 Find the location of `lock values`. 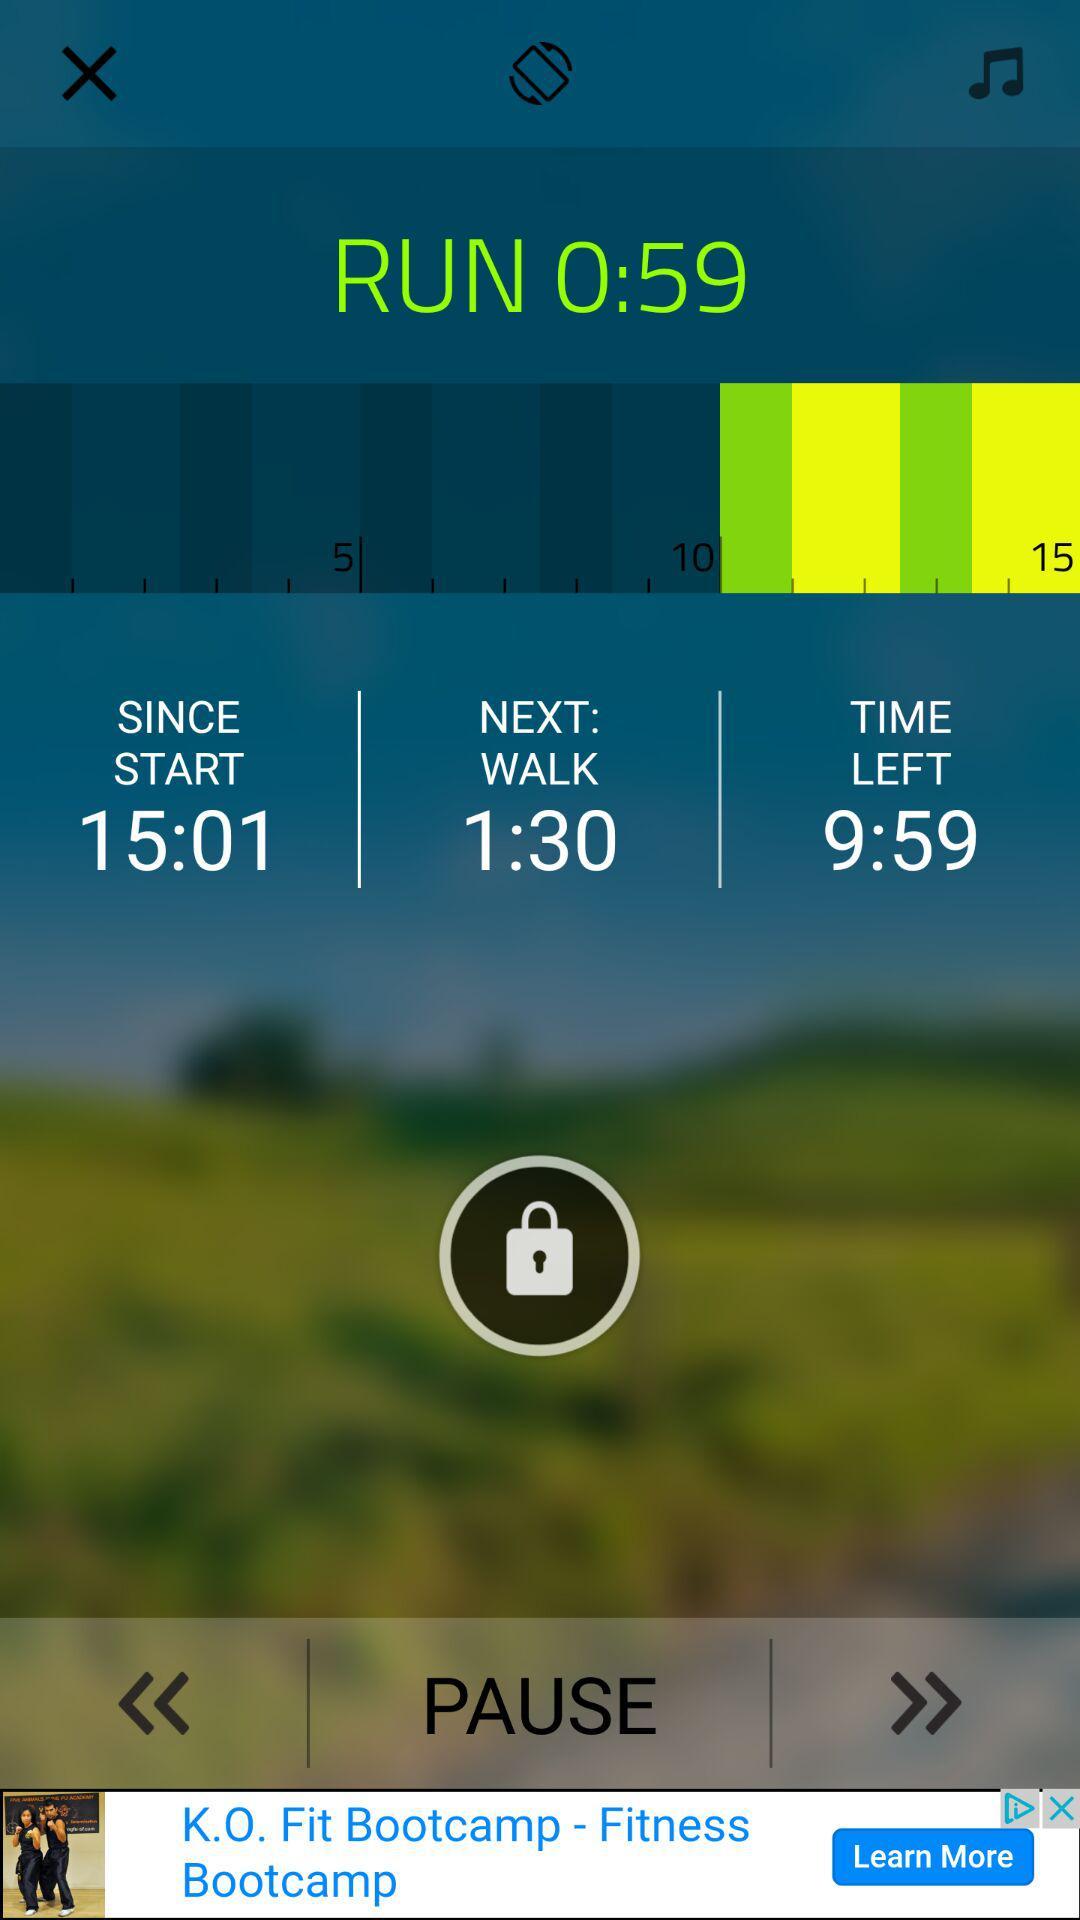

lock values is located at coordinates (538, 1254).